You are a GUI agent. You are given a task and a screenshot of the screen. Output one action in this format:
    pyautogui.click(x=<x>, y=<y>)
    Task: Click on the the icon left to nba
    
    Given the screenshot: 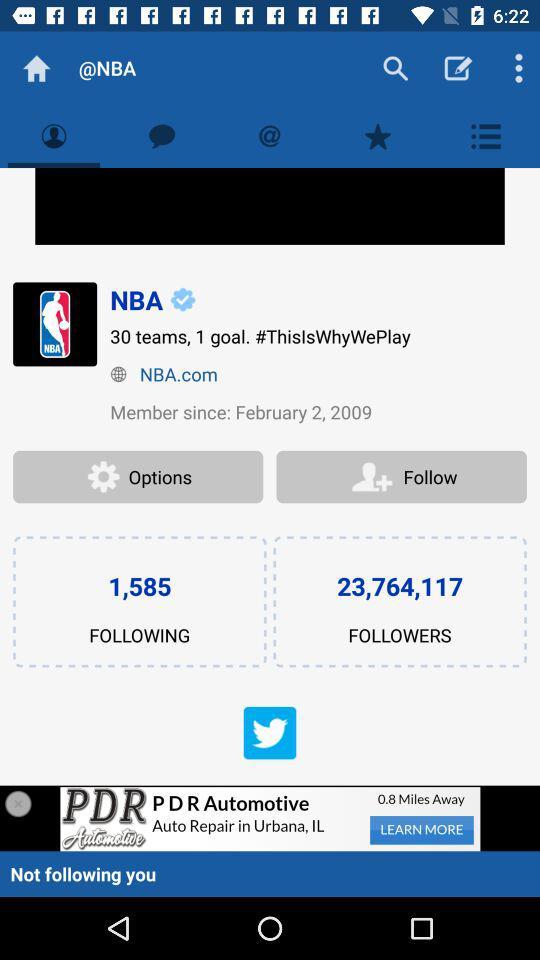 What is the action you would take?
    pyautogui.click(x=55, y=324)
    